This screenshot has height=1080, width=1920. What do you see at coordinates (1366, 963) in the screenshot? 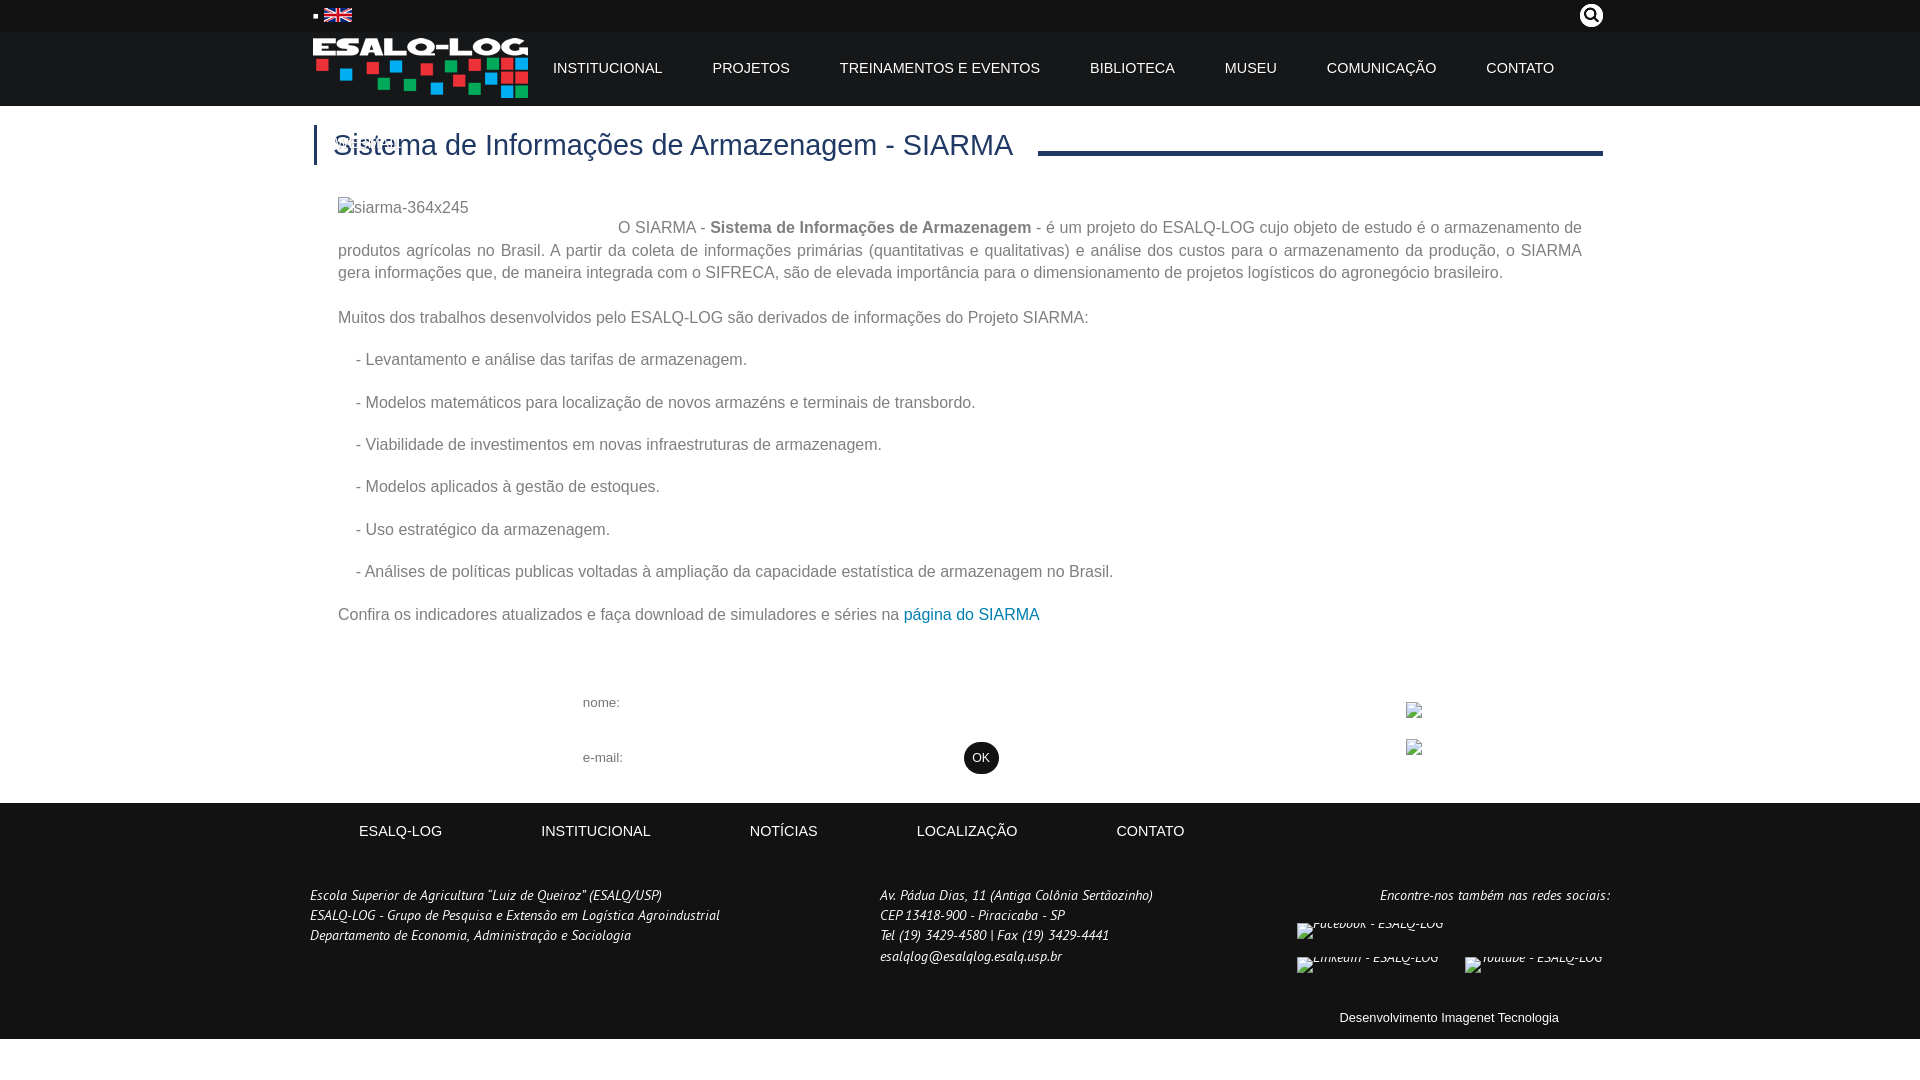
I see `'LinkedIn - ESALQ-LOG'` at bounding box center [1366, 963].